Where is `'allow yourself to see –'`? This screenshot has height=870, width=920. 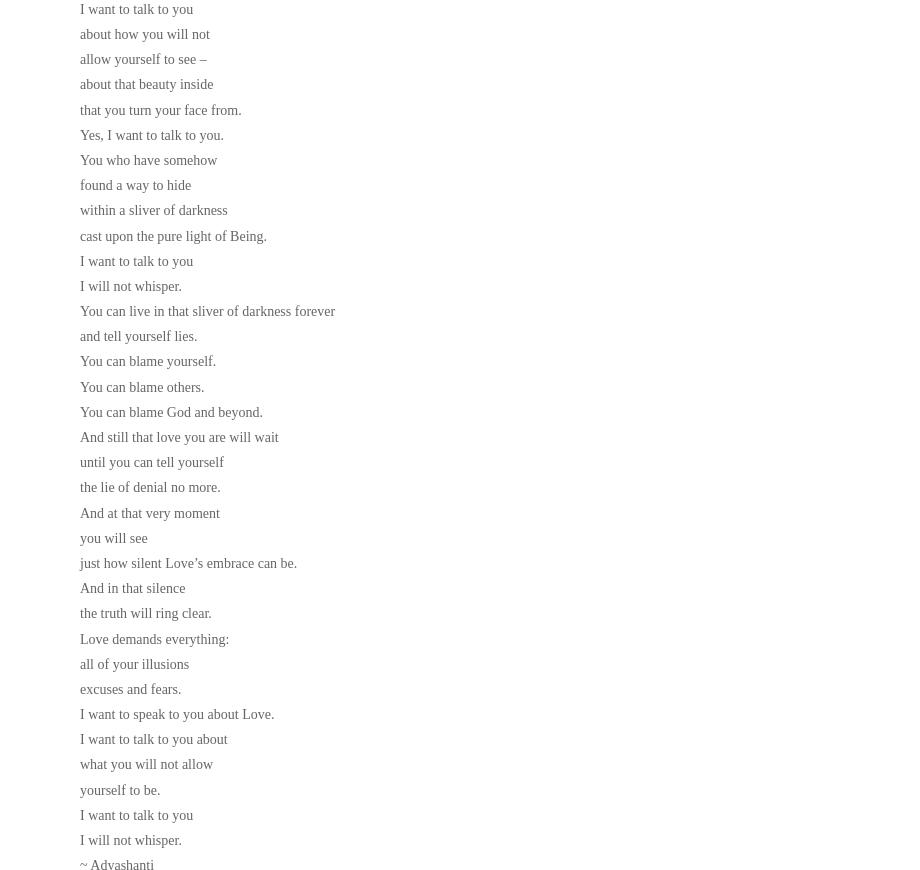 'allow yourself to see –' is located at coordinates (141, 58).